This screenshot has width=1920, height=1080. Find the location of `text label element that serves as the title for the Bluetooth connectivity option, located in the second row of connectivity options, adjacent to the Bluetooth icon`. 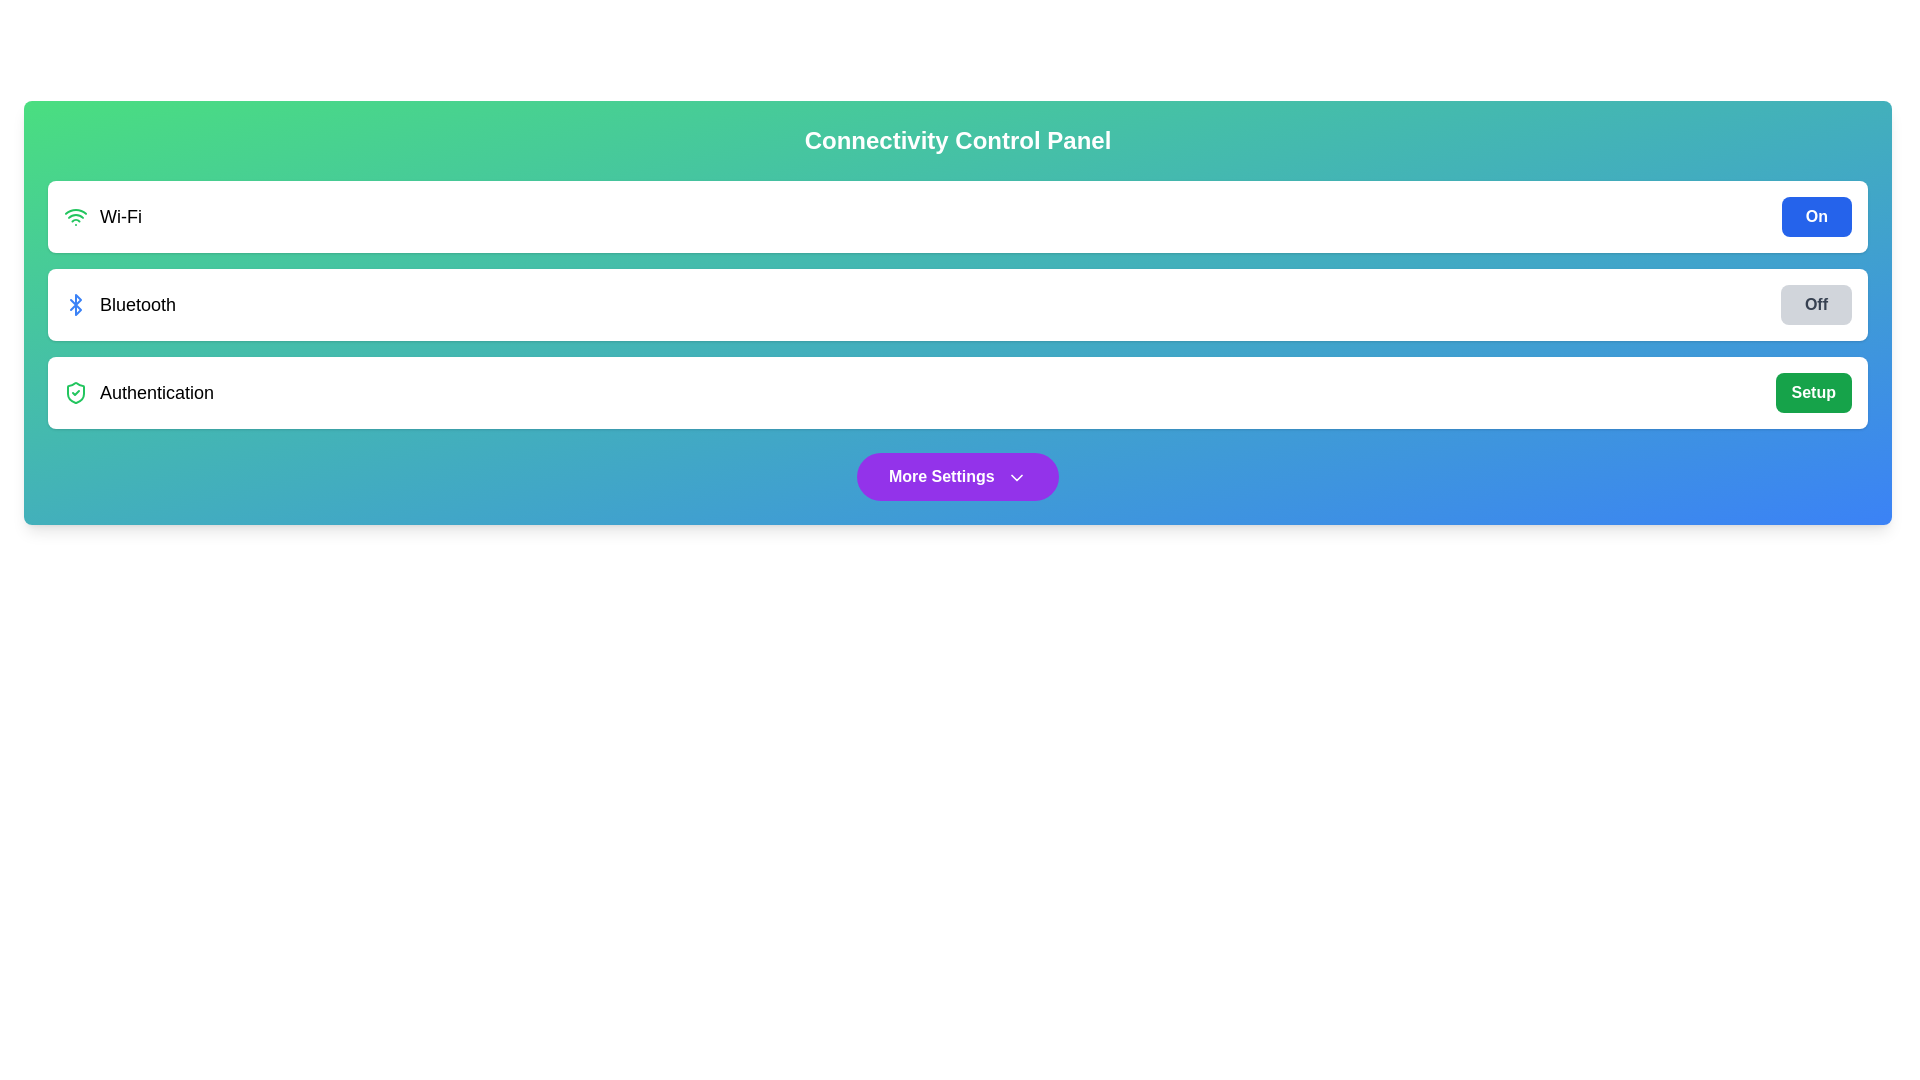

text label element that serves as the title for the Bluetooth connectivity option, located in the second row of connectivity options, adjacent to the Bluetooth icon is located at coordinates (137, 304).